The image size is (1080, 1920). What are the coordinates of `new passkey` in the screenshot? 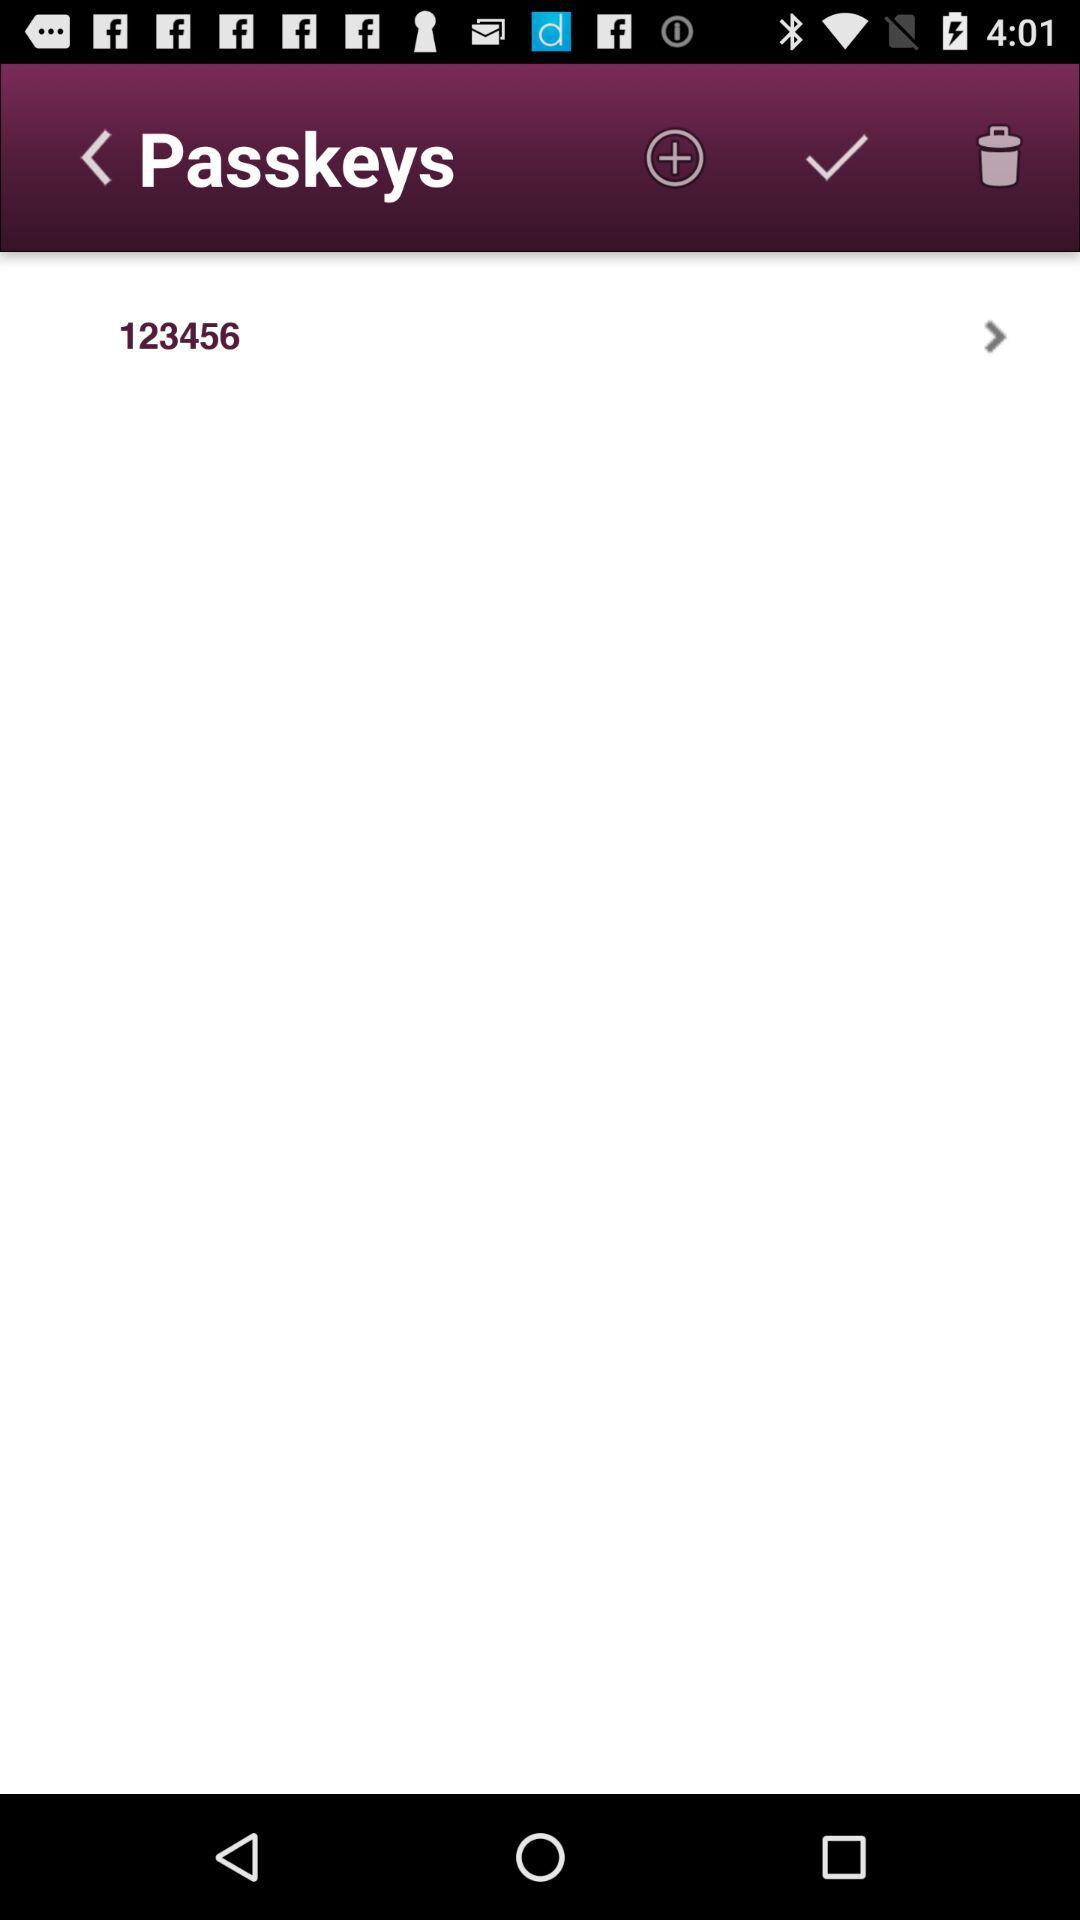 It's located at (675, 156).